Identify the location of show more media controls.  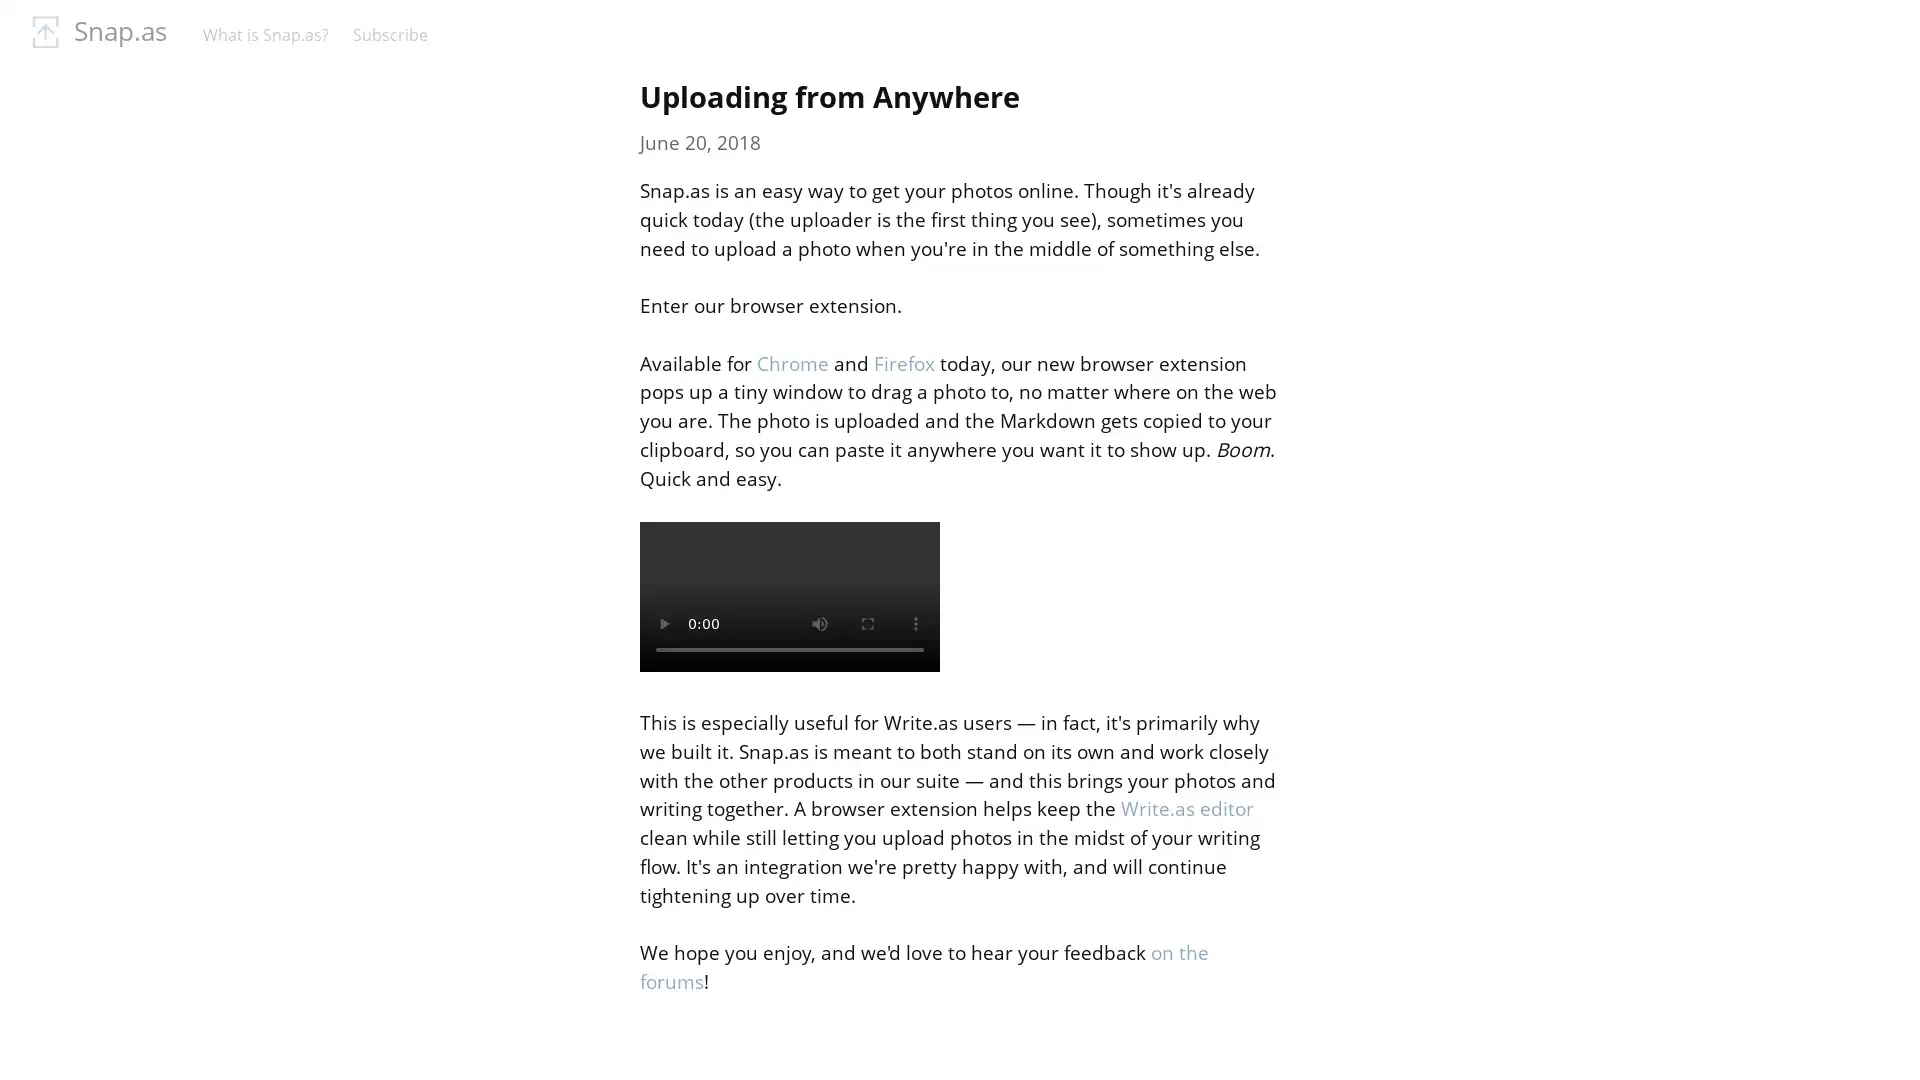
(915, 623).